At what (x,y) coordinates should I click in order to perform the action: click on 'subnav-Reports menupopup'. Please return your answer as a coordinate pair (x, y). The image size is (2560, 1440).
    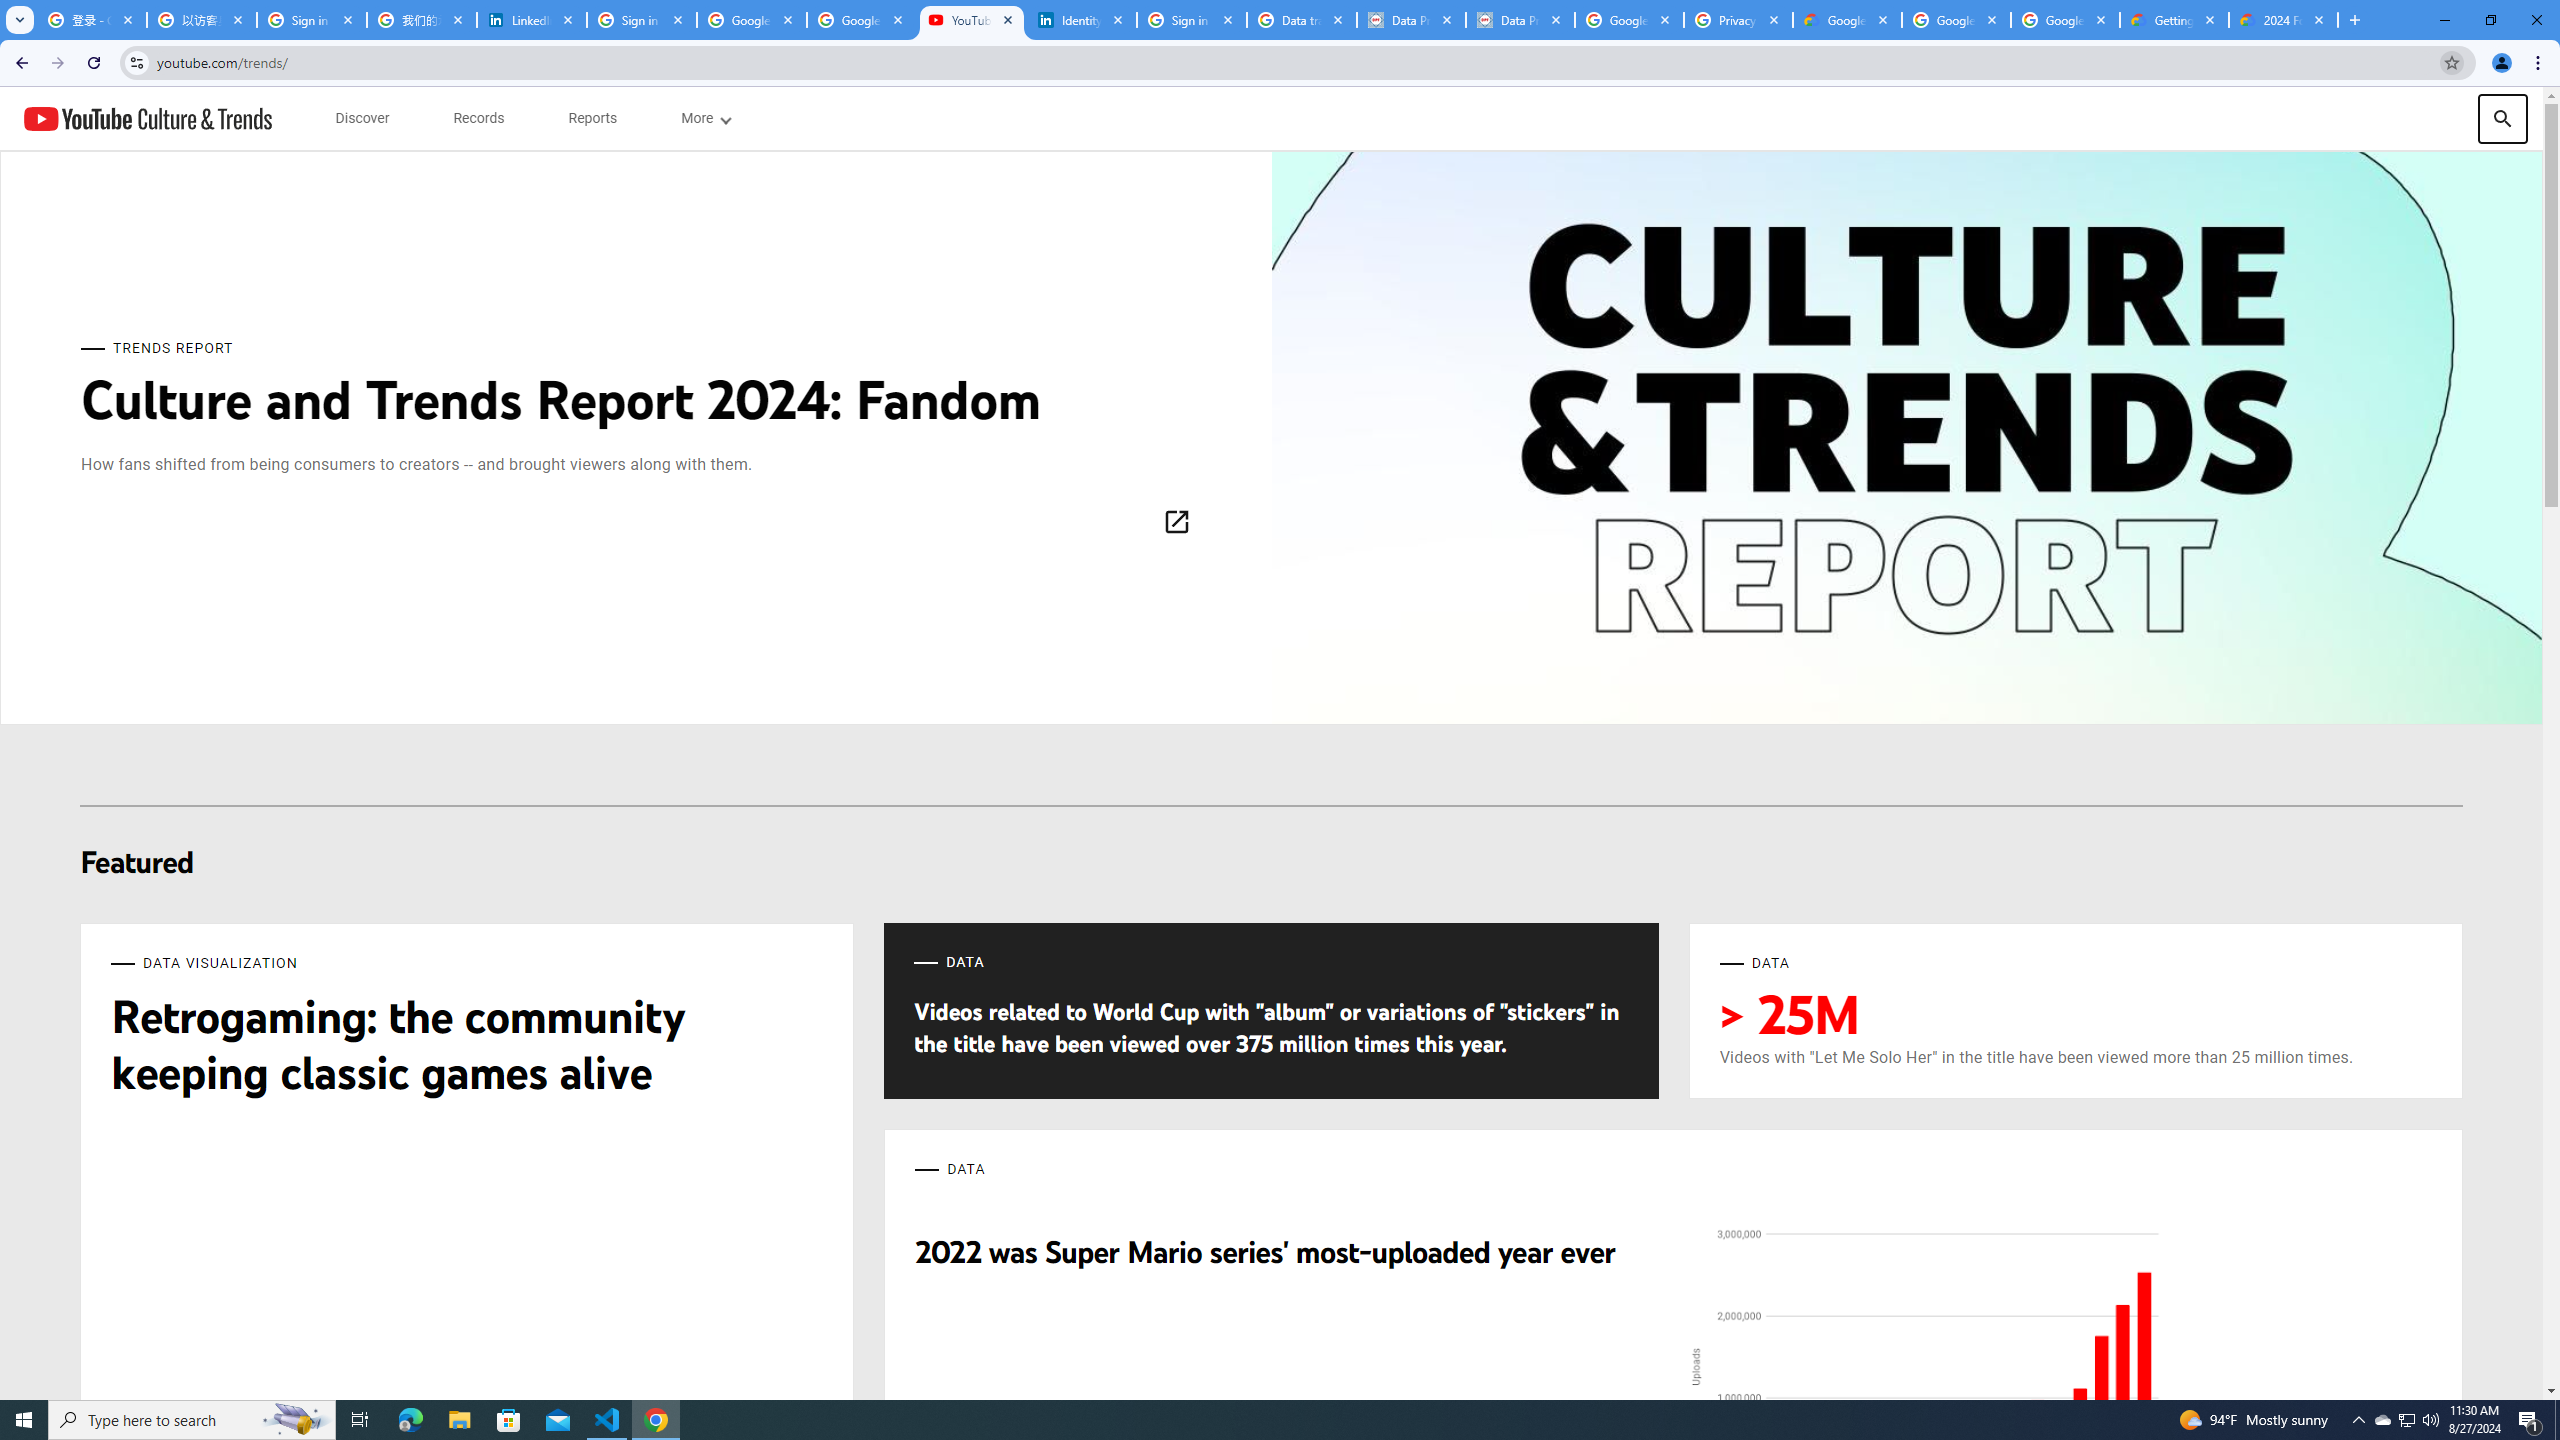
    Looking at the image, I should click on (591, 118).